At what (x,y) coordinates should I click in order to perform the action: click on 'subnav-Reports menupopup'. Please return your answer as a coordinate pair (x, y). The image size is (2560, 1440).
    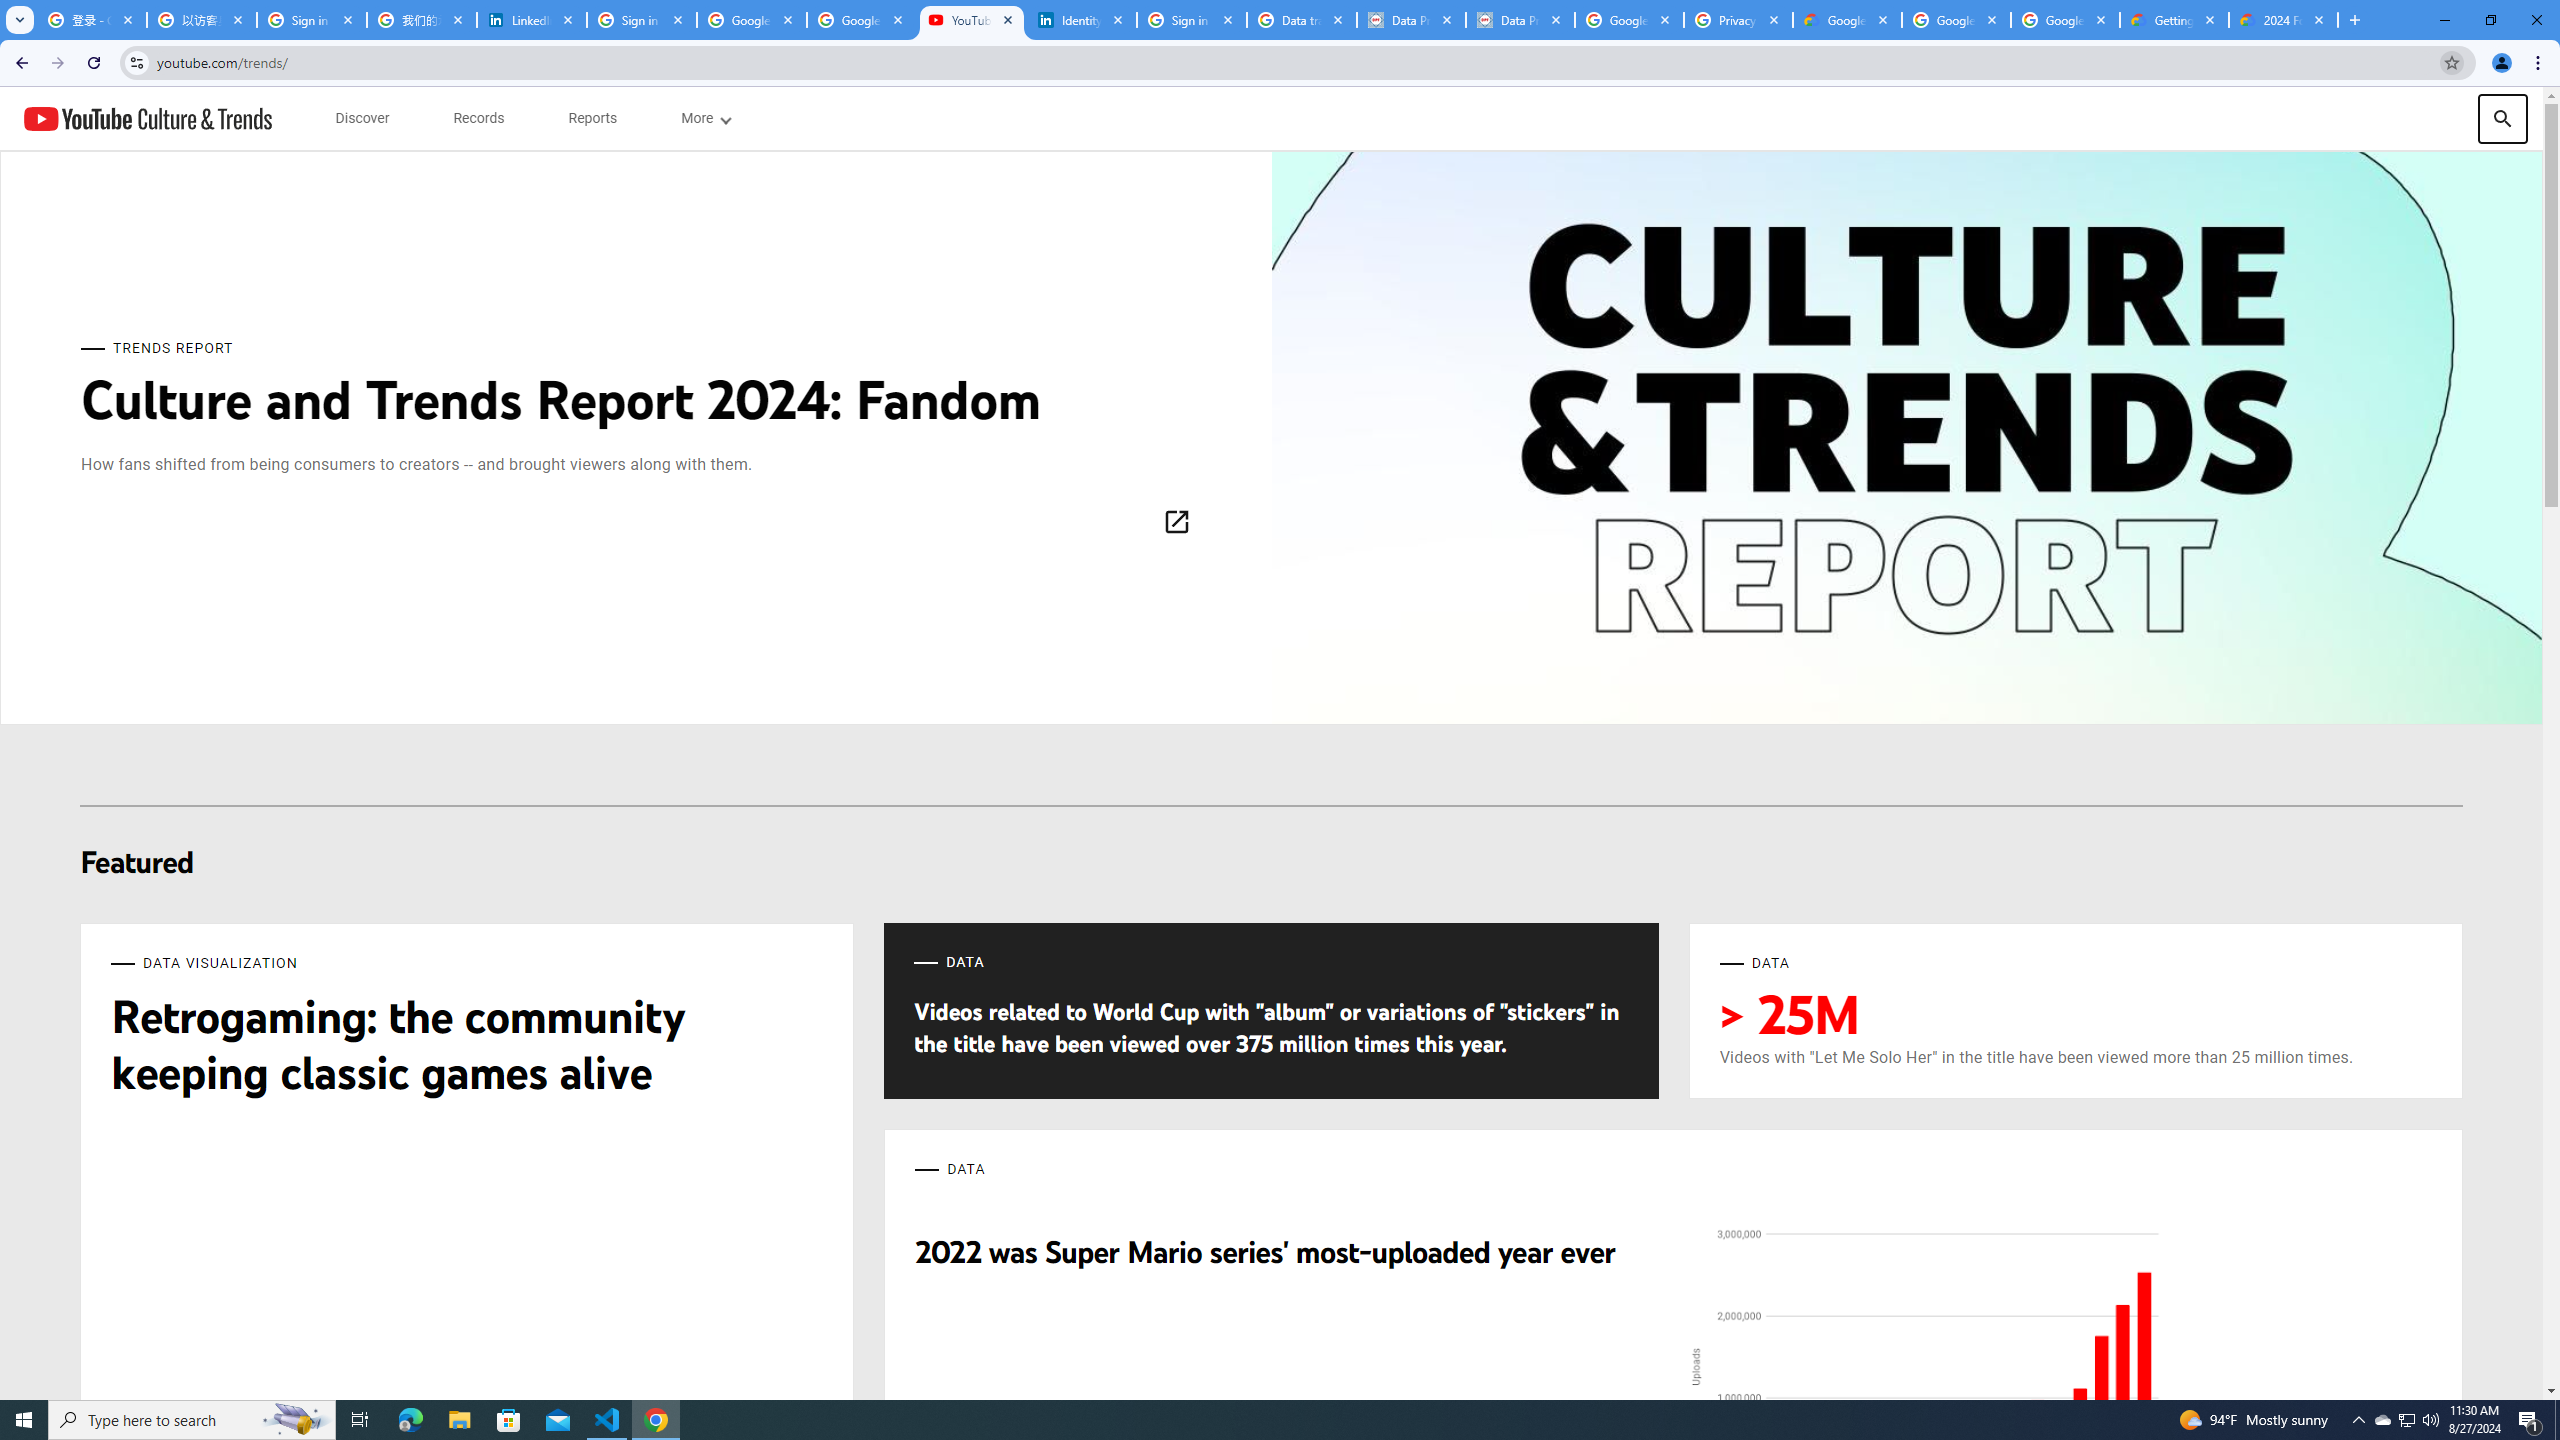
    Looking at the image, I should click on (591, 118).